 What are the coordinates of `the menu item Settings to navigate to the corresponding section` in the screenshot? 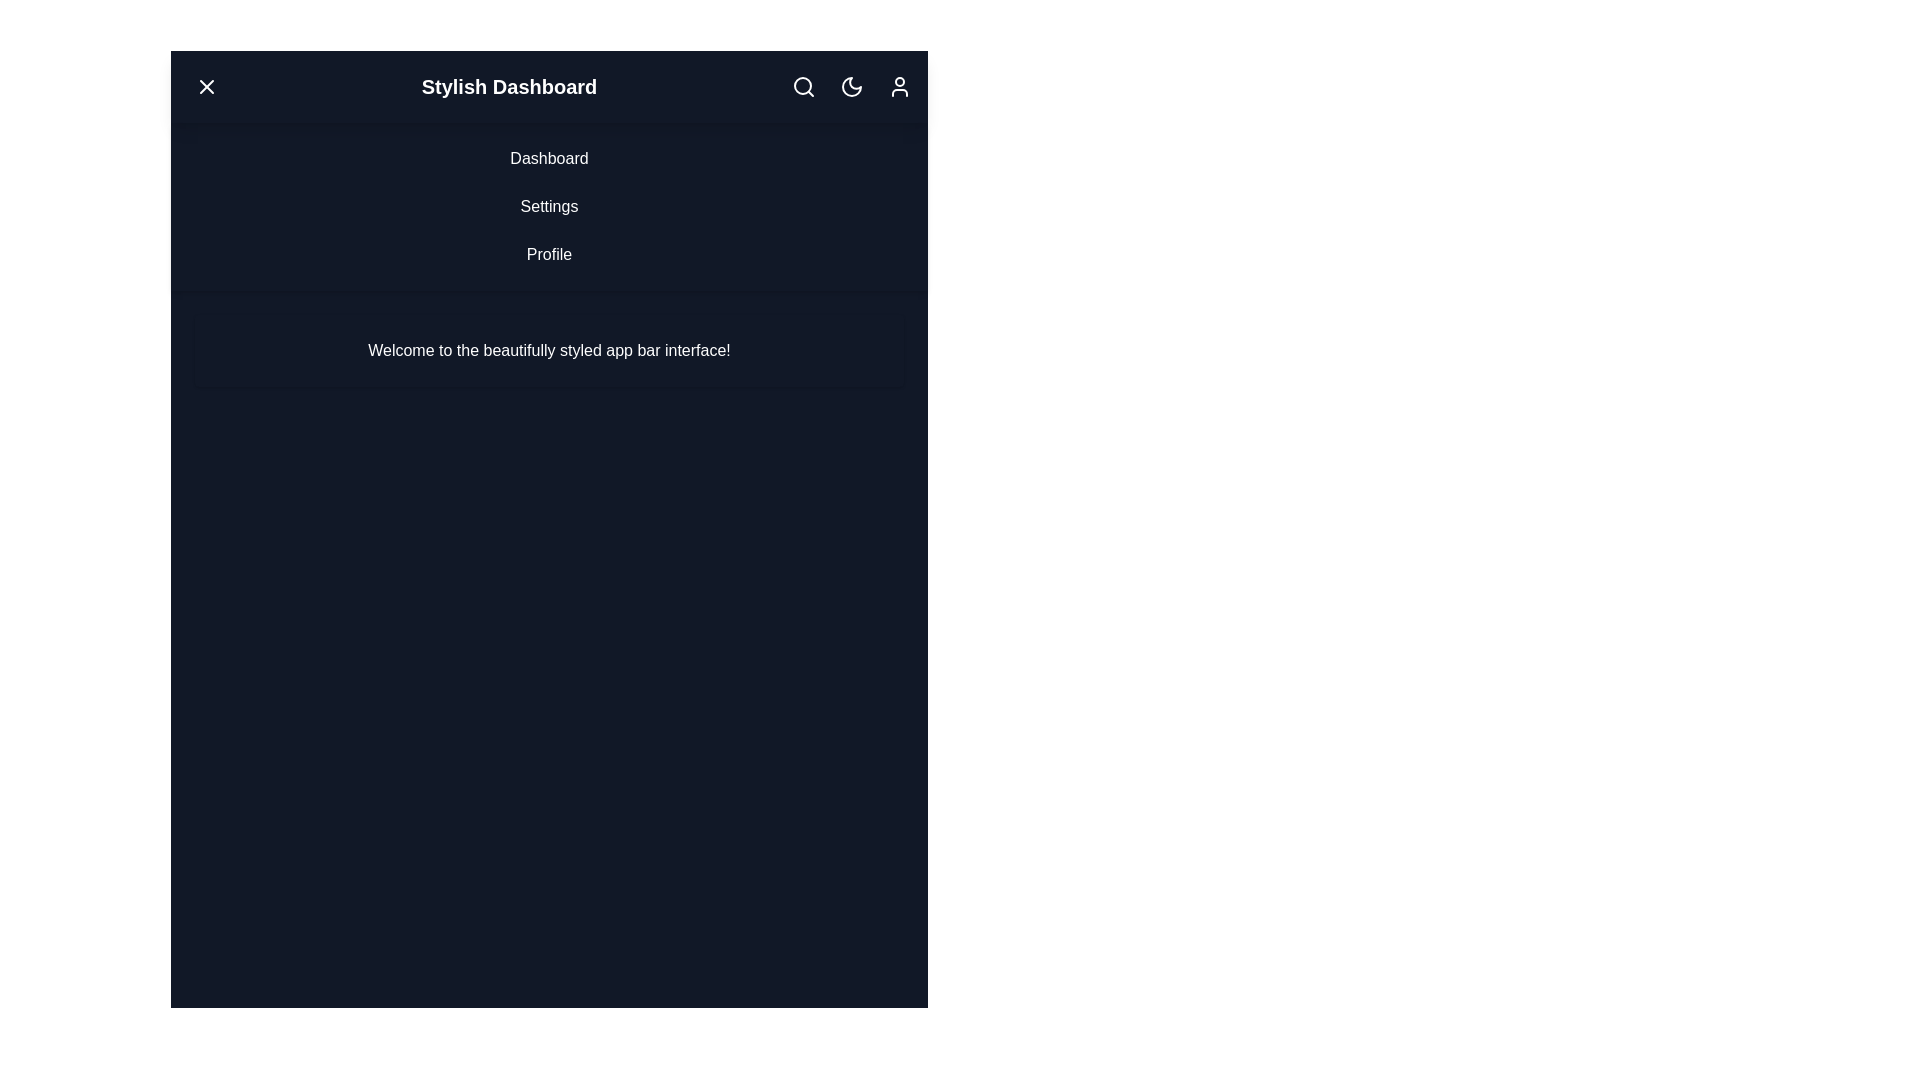 It's located at (549, 207).